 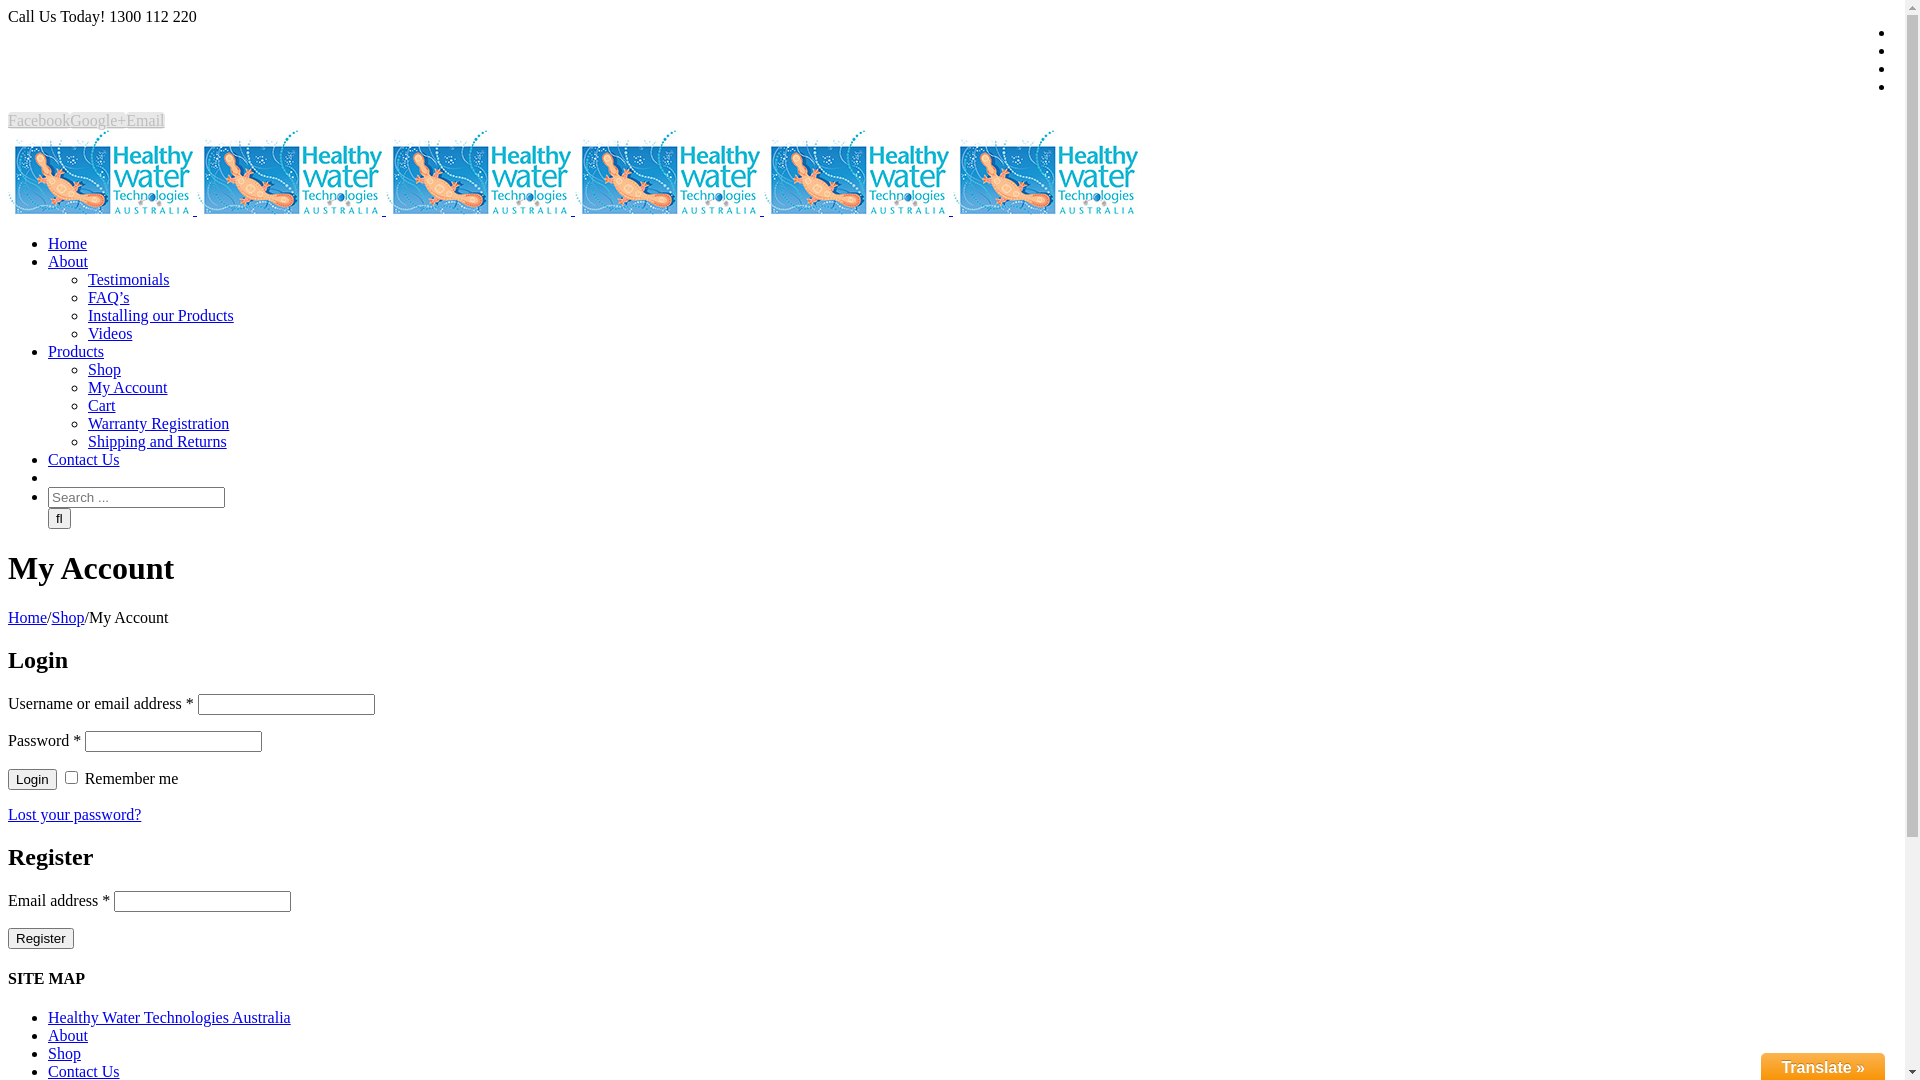 What do you see at coordinates (67, 242) in the screenshot?
I see `'Home'` at bounding box center [67, 242].